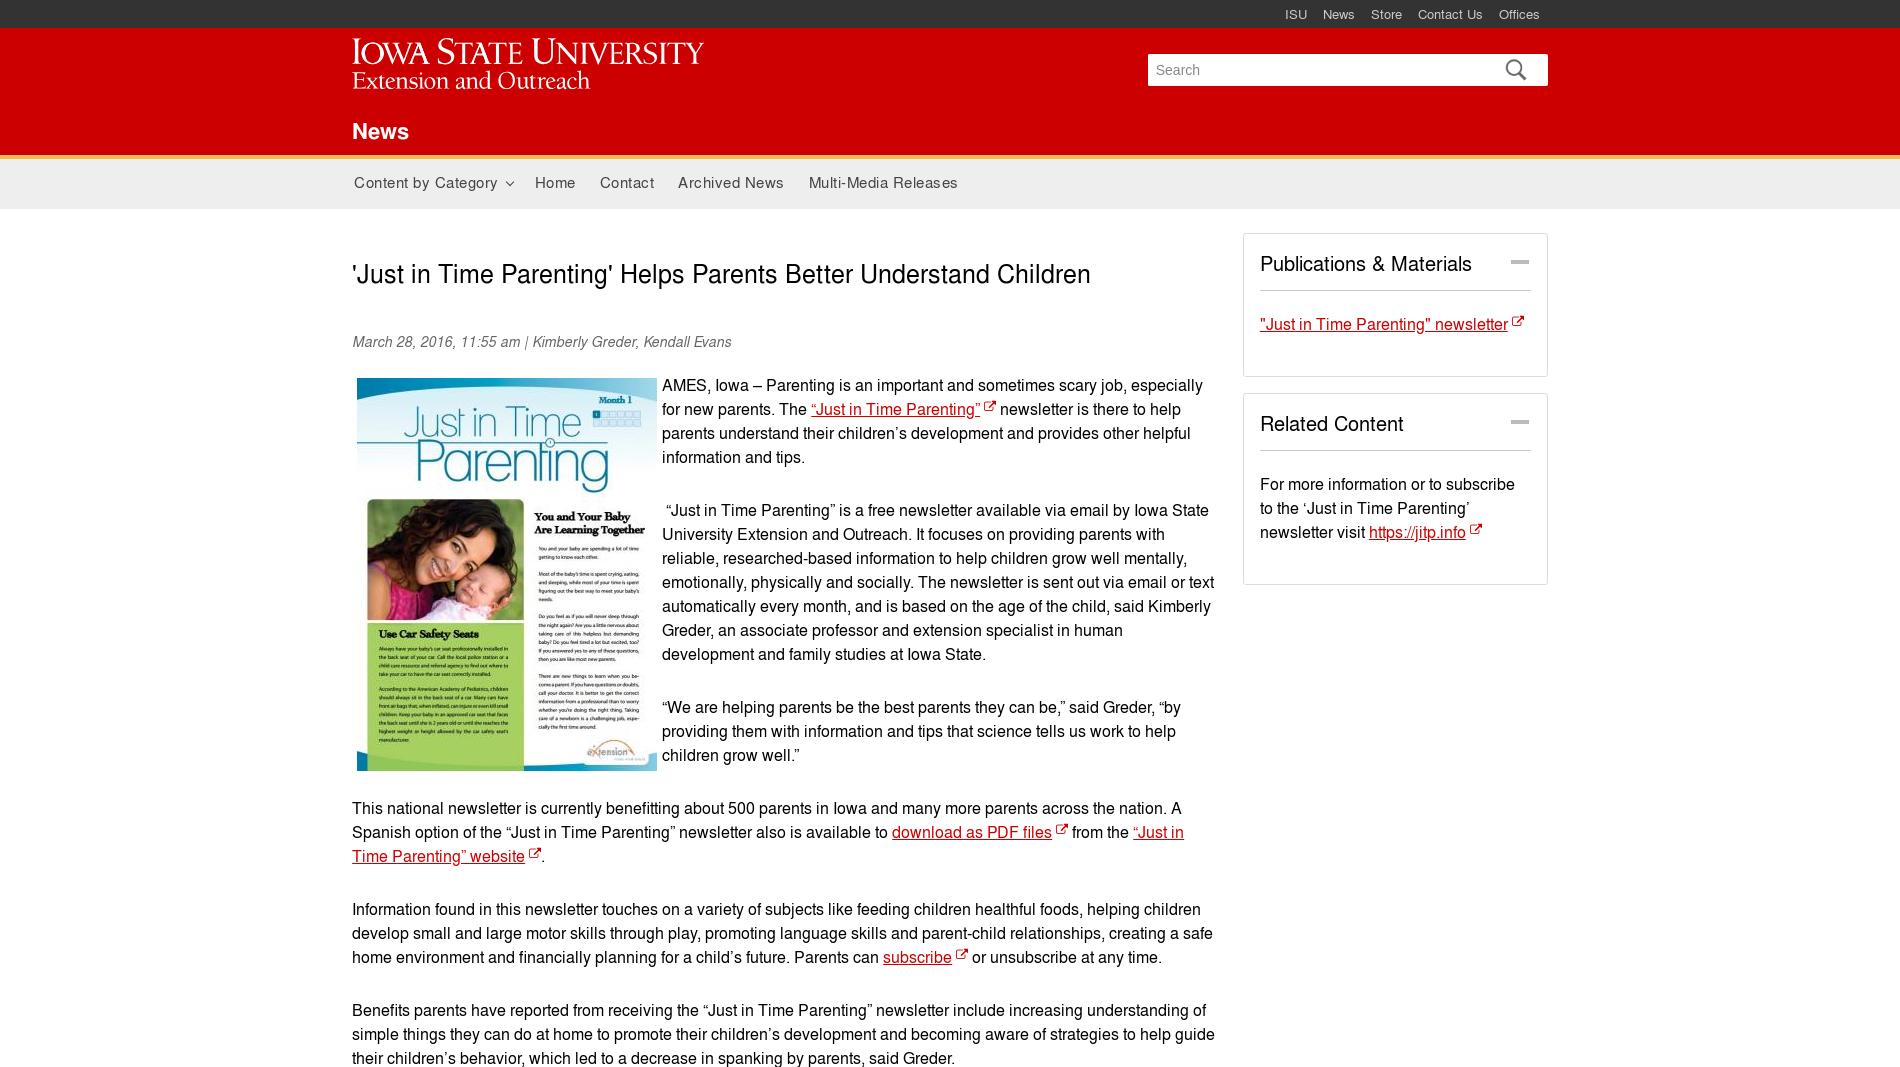 Image resolution: width=1900 pixels, height=1067 pixels. Describe the element at coordinates (1385, 506) in the screenshot. I see `'For more information or to subscribe to the ‘Just in Time Parenting’ newsletter visit'` at that location.